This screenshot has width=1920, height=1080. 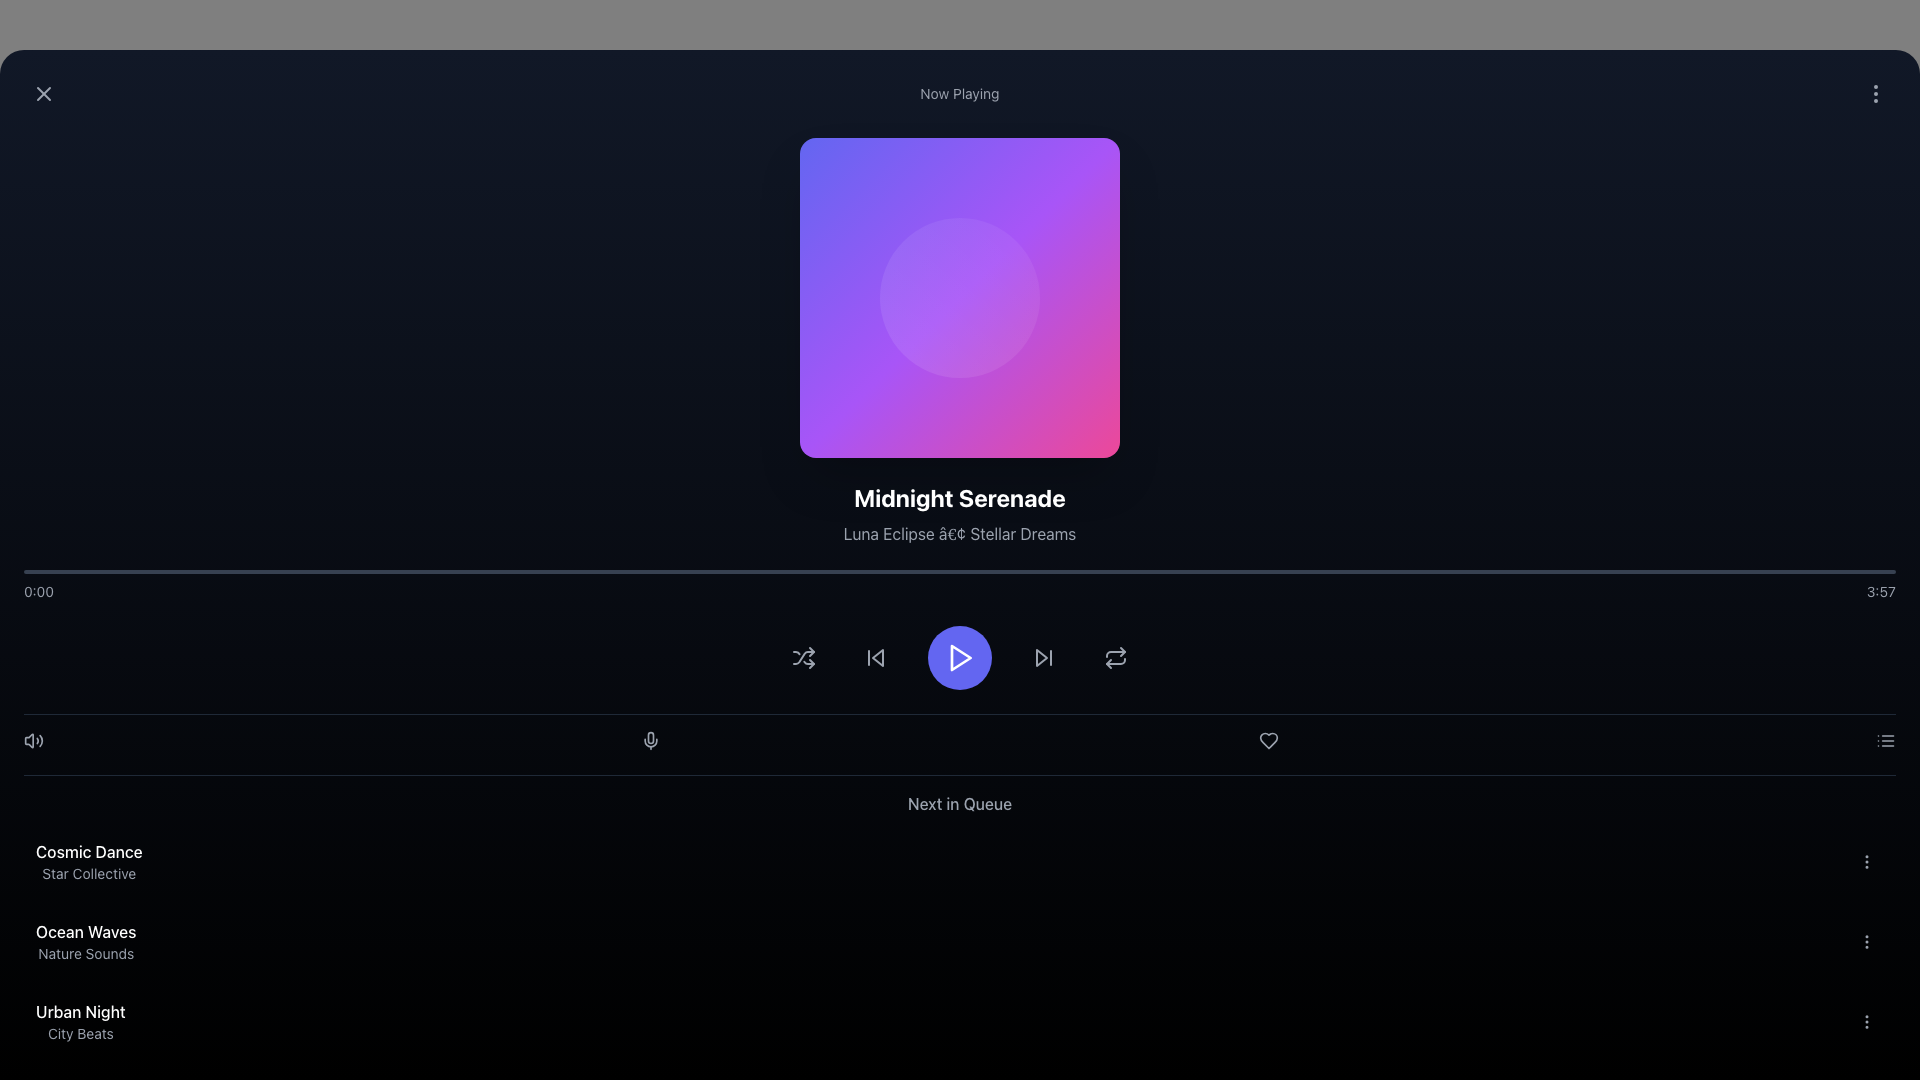 What do you see at coordinates (88, 873) in the screenshot?
I see `the static text label that serves as metadata or a secondary descriptor for 'Cosmic Dance', located directly below the 'Cosmic Dance' text` at bounding box center [88, 873].